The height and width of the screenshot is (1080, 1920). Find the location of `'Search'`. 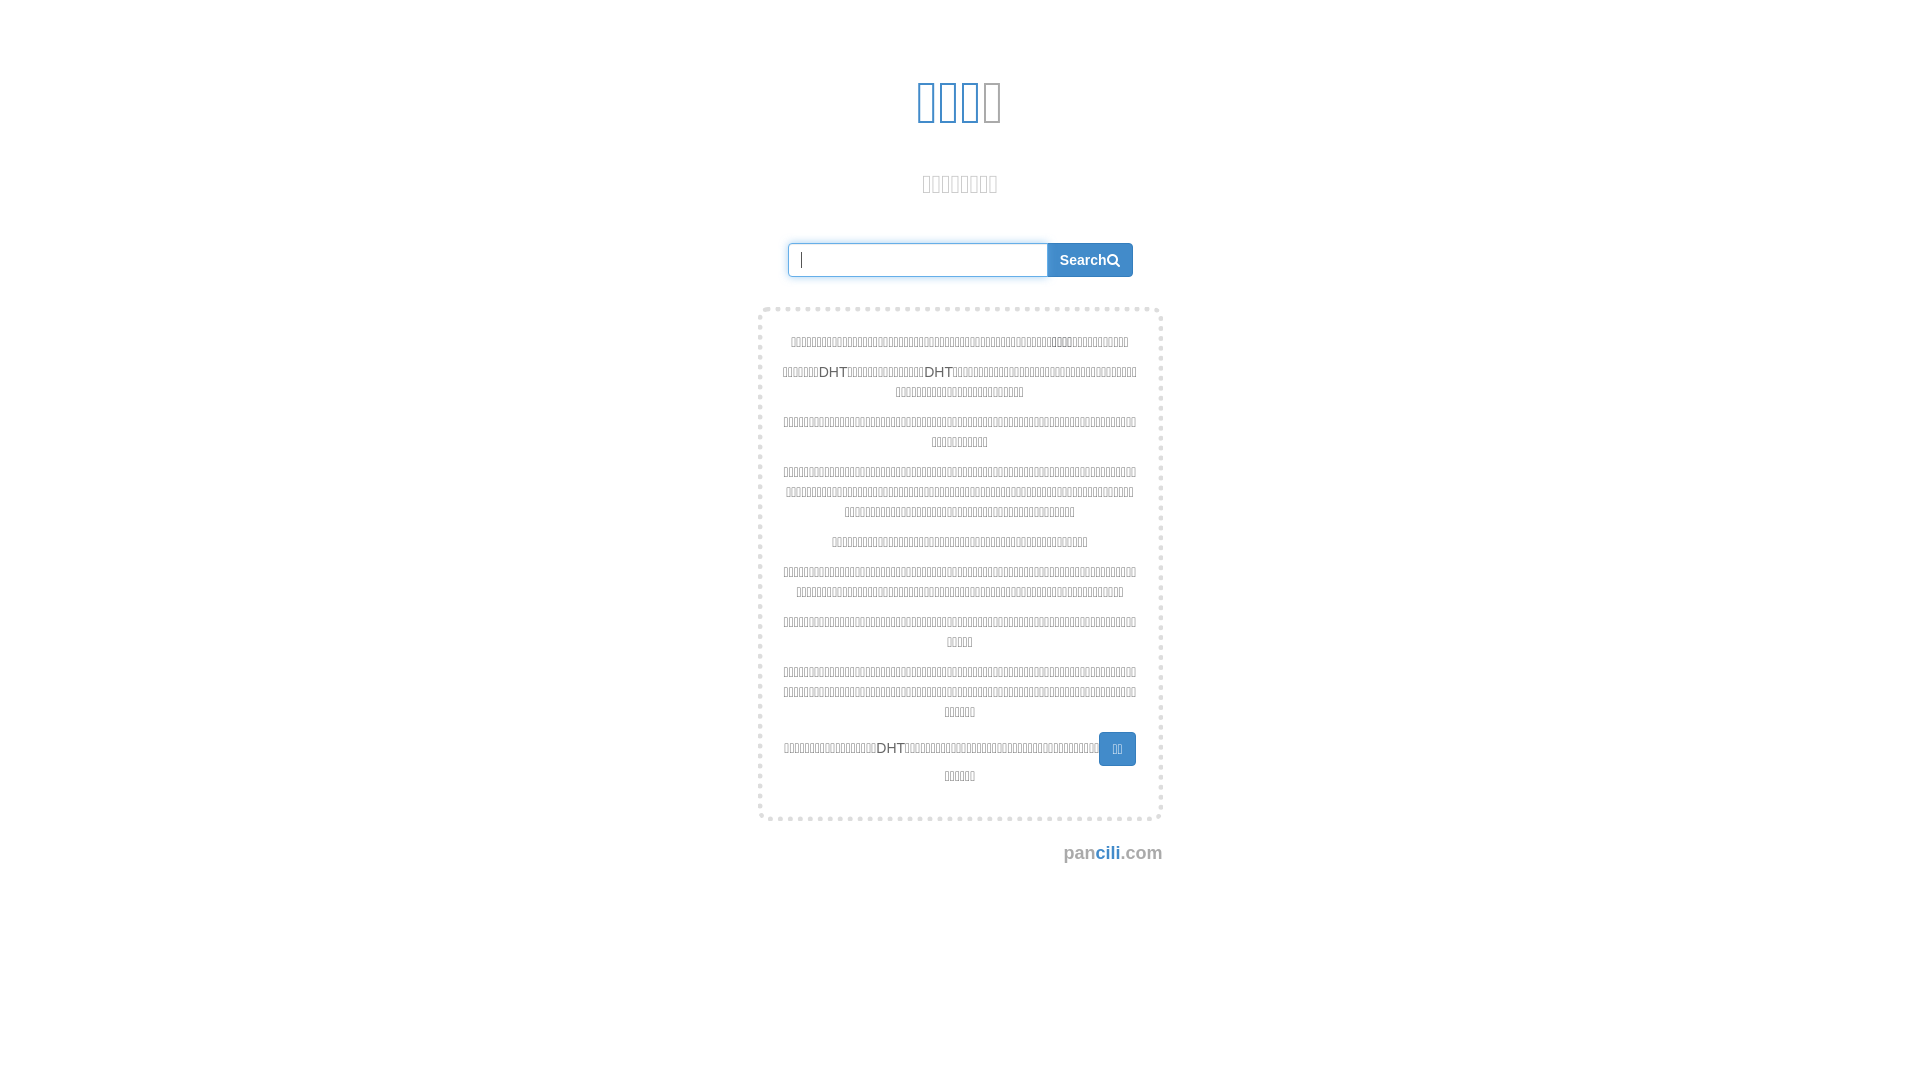

'Search' is located at coordinates (1045, 258).